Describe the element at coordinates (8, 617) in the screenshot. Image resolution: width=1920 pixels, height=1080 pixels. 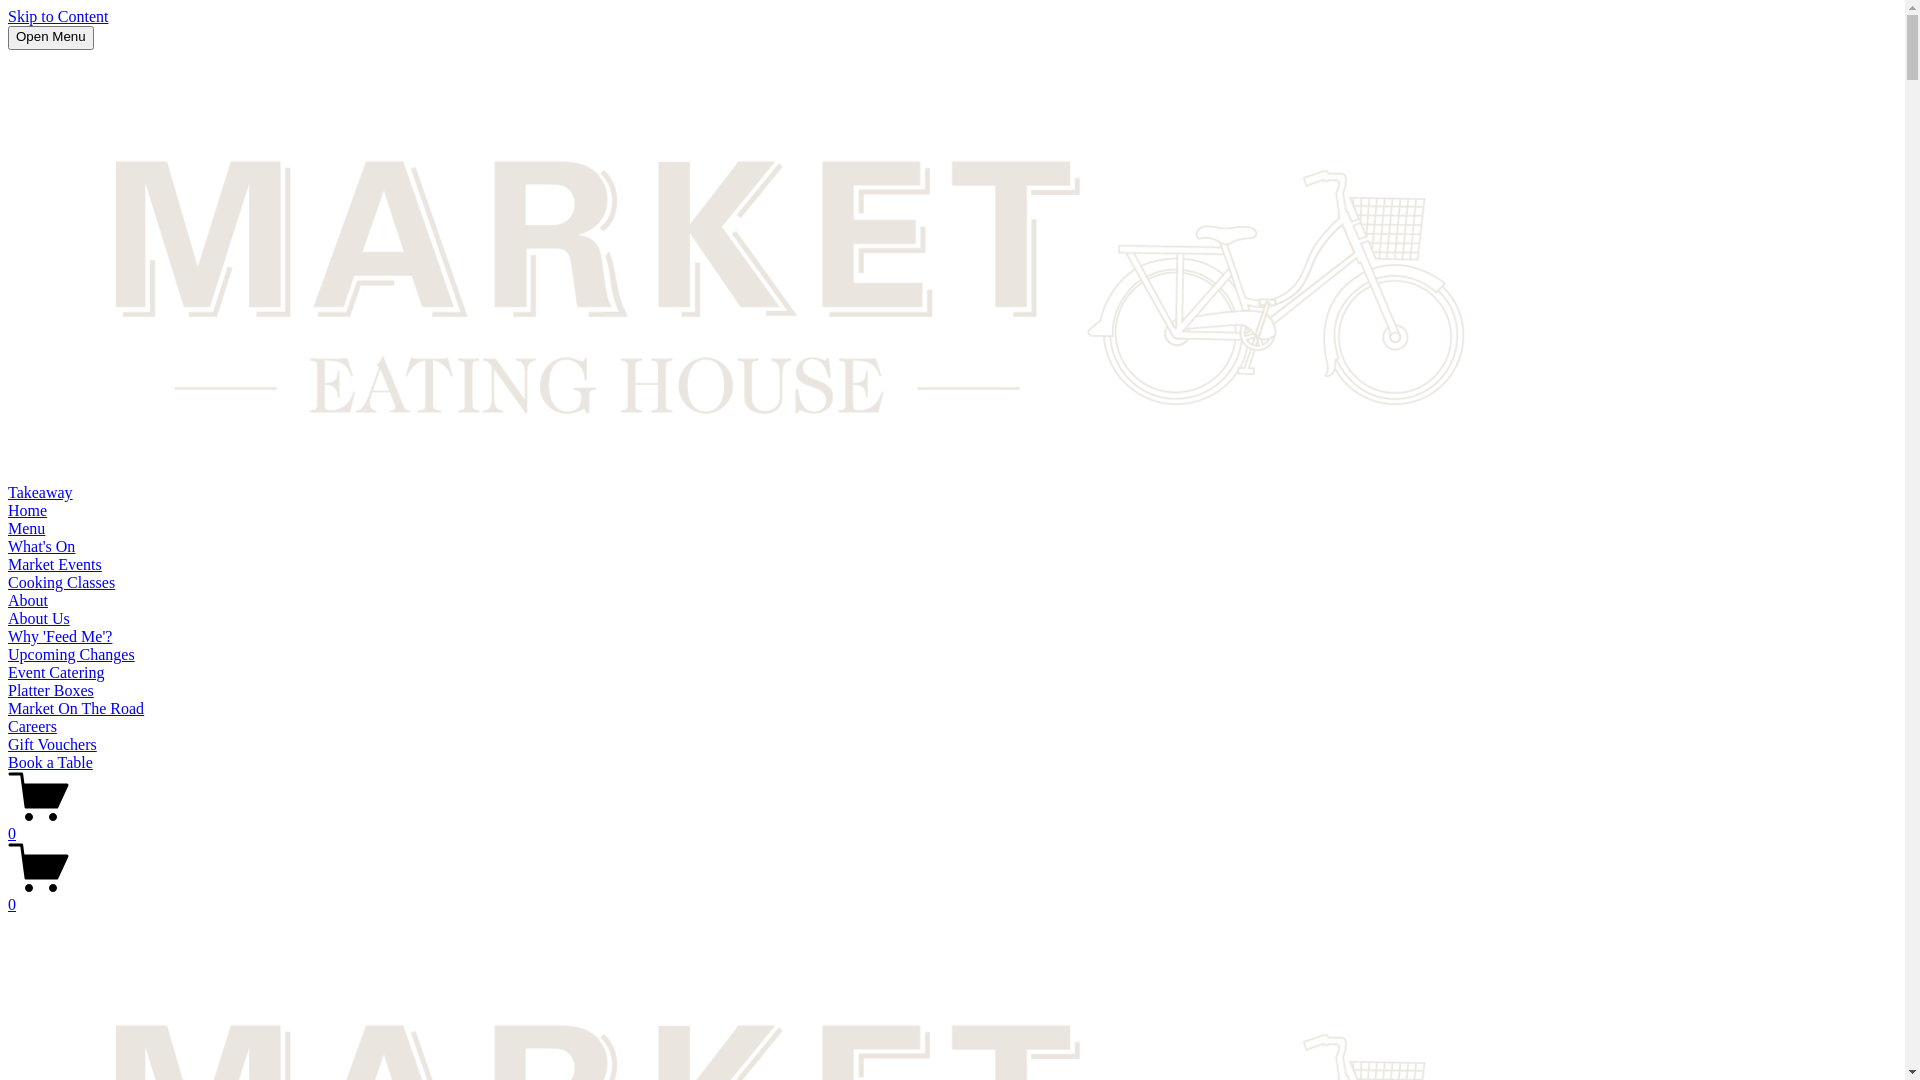
I see `'About Us'` at that location.